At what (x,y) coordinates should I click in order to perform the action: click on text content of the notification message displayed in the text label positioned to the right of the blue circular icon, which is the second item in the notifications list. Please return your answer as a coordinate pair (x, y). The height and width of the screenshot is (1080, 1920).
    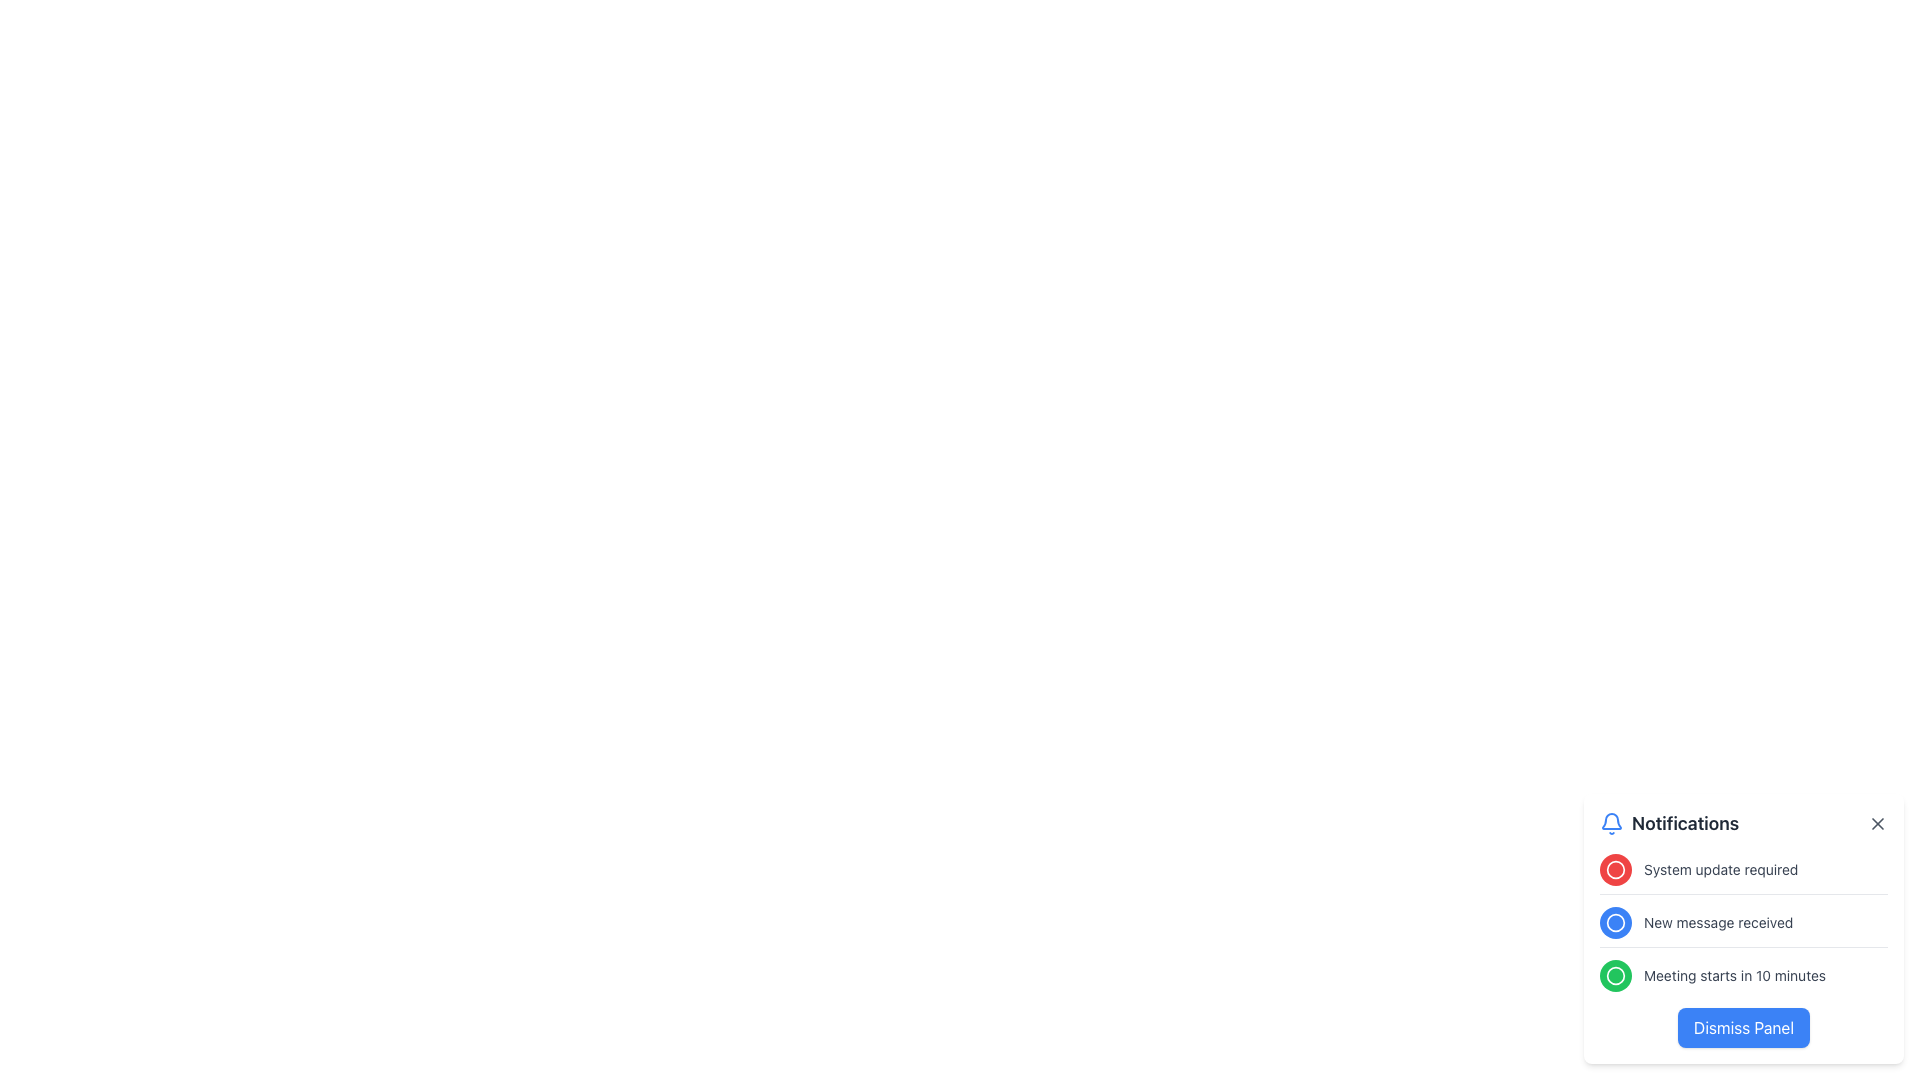
    Looking at the image, I should click on (1717, 922).